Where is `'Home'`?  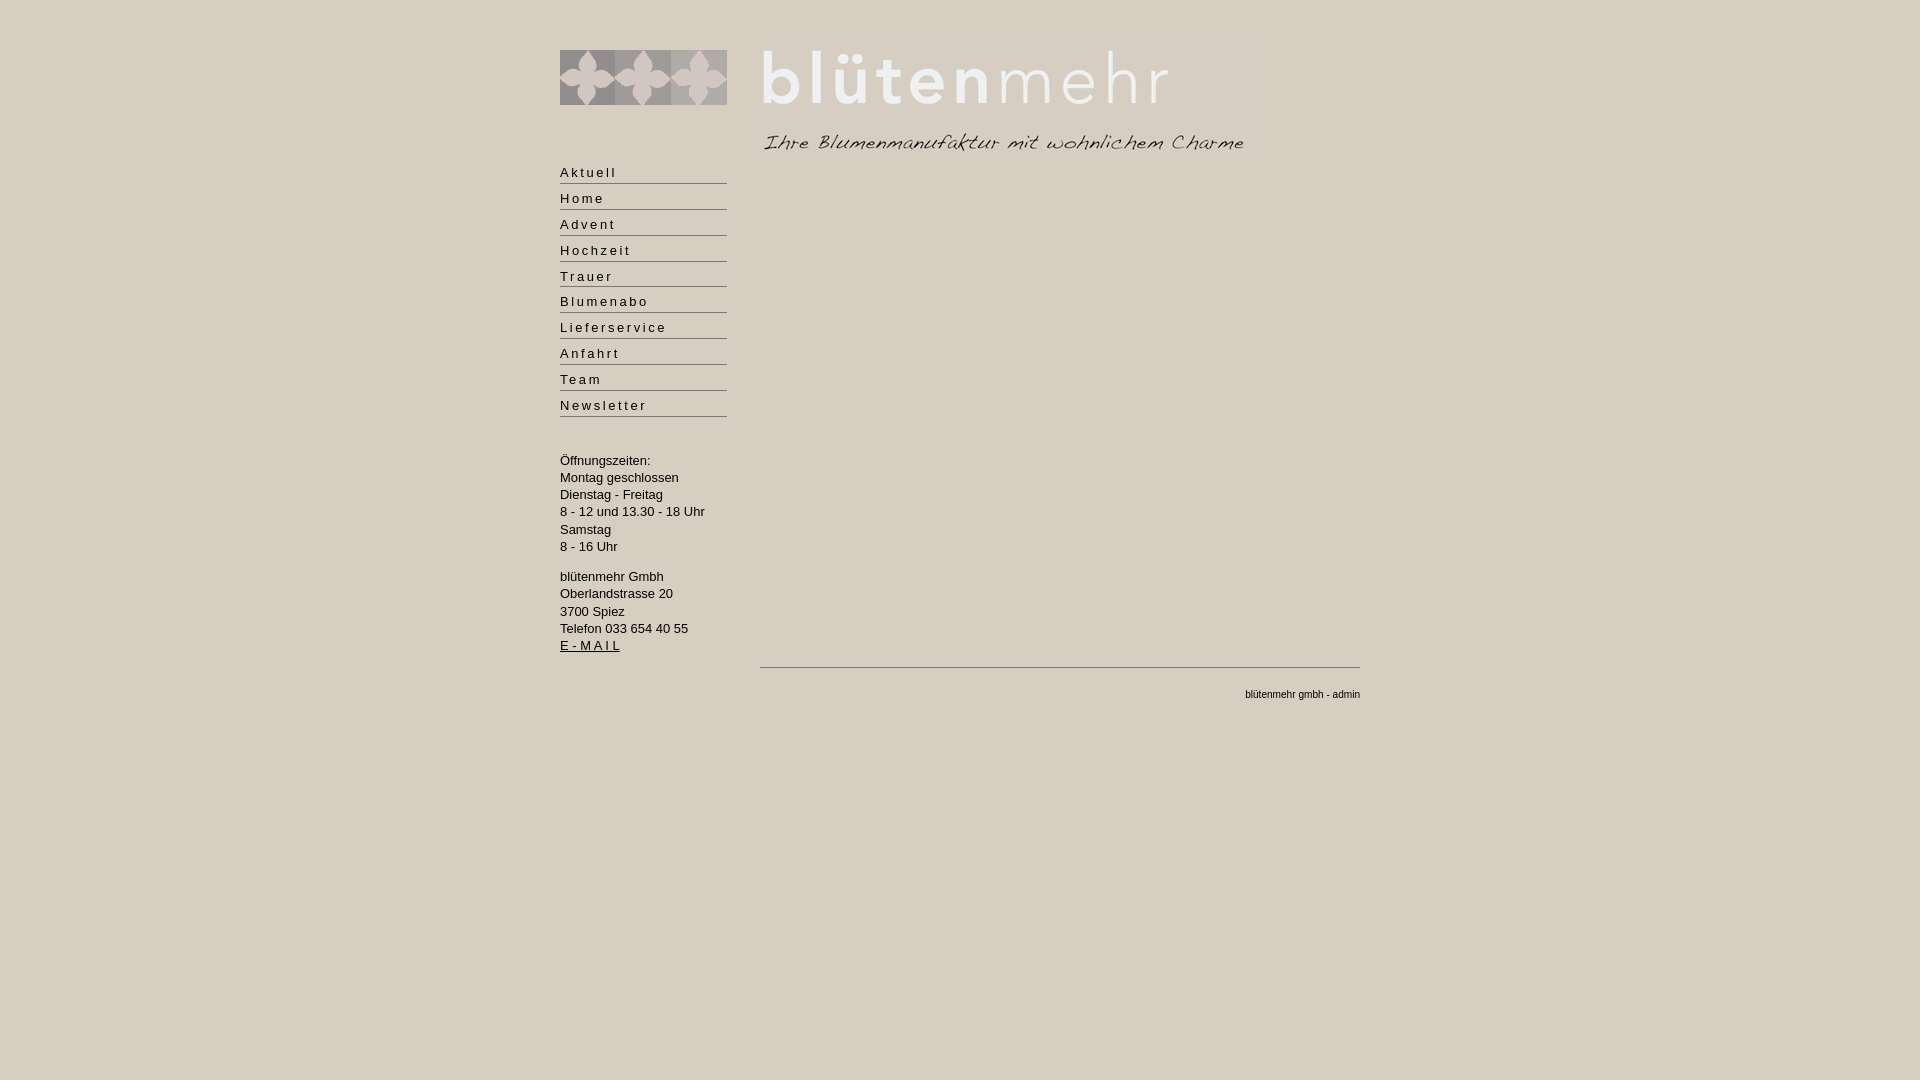 'Home' is located at coordinates (560, 200).